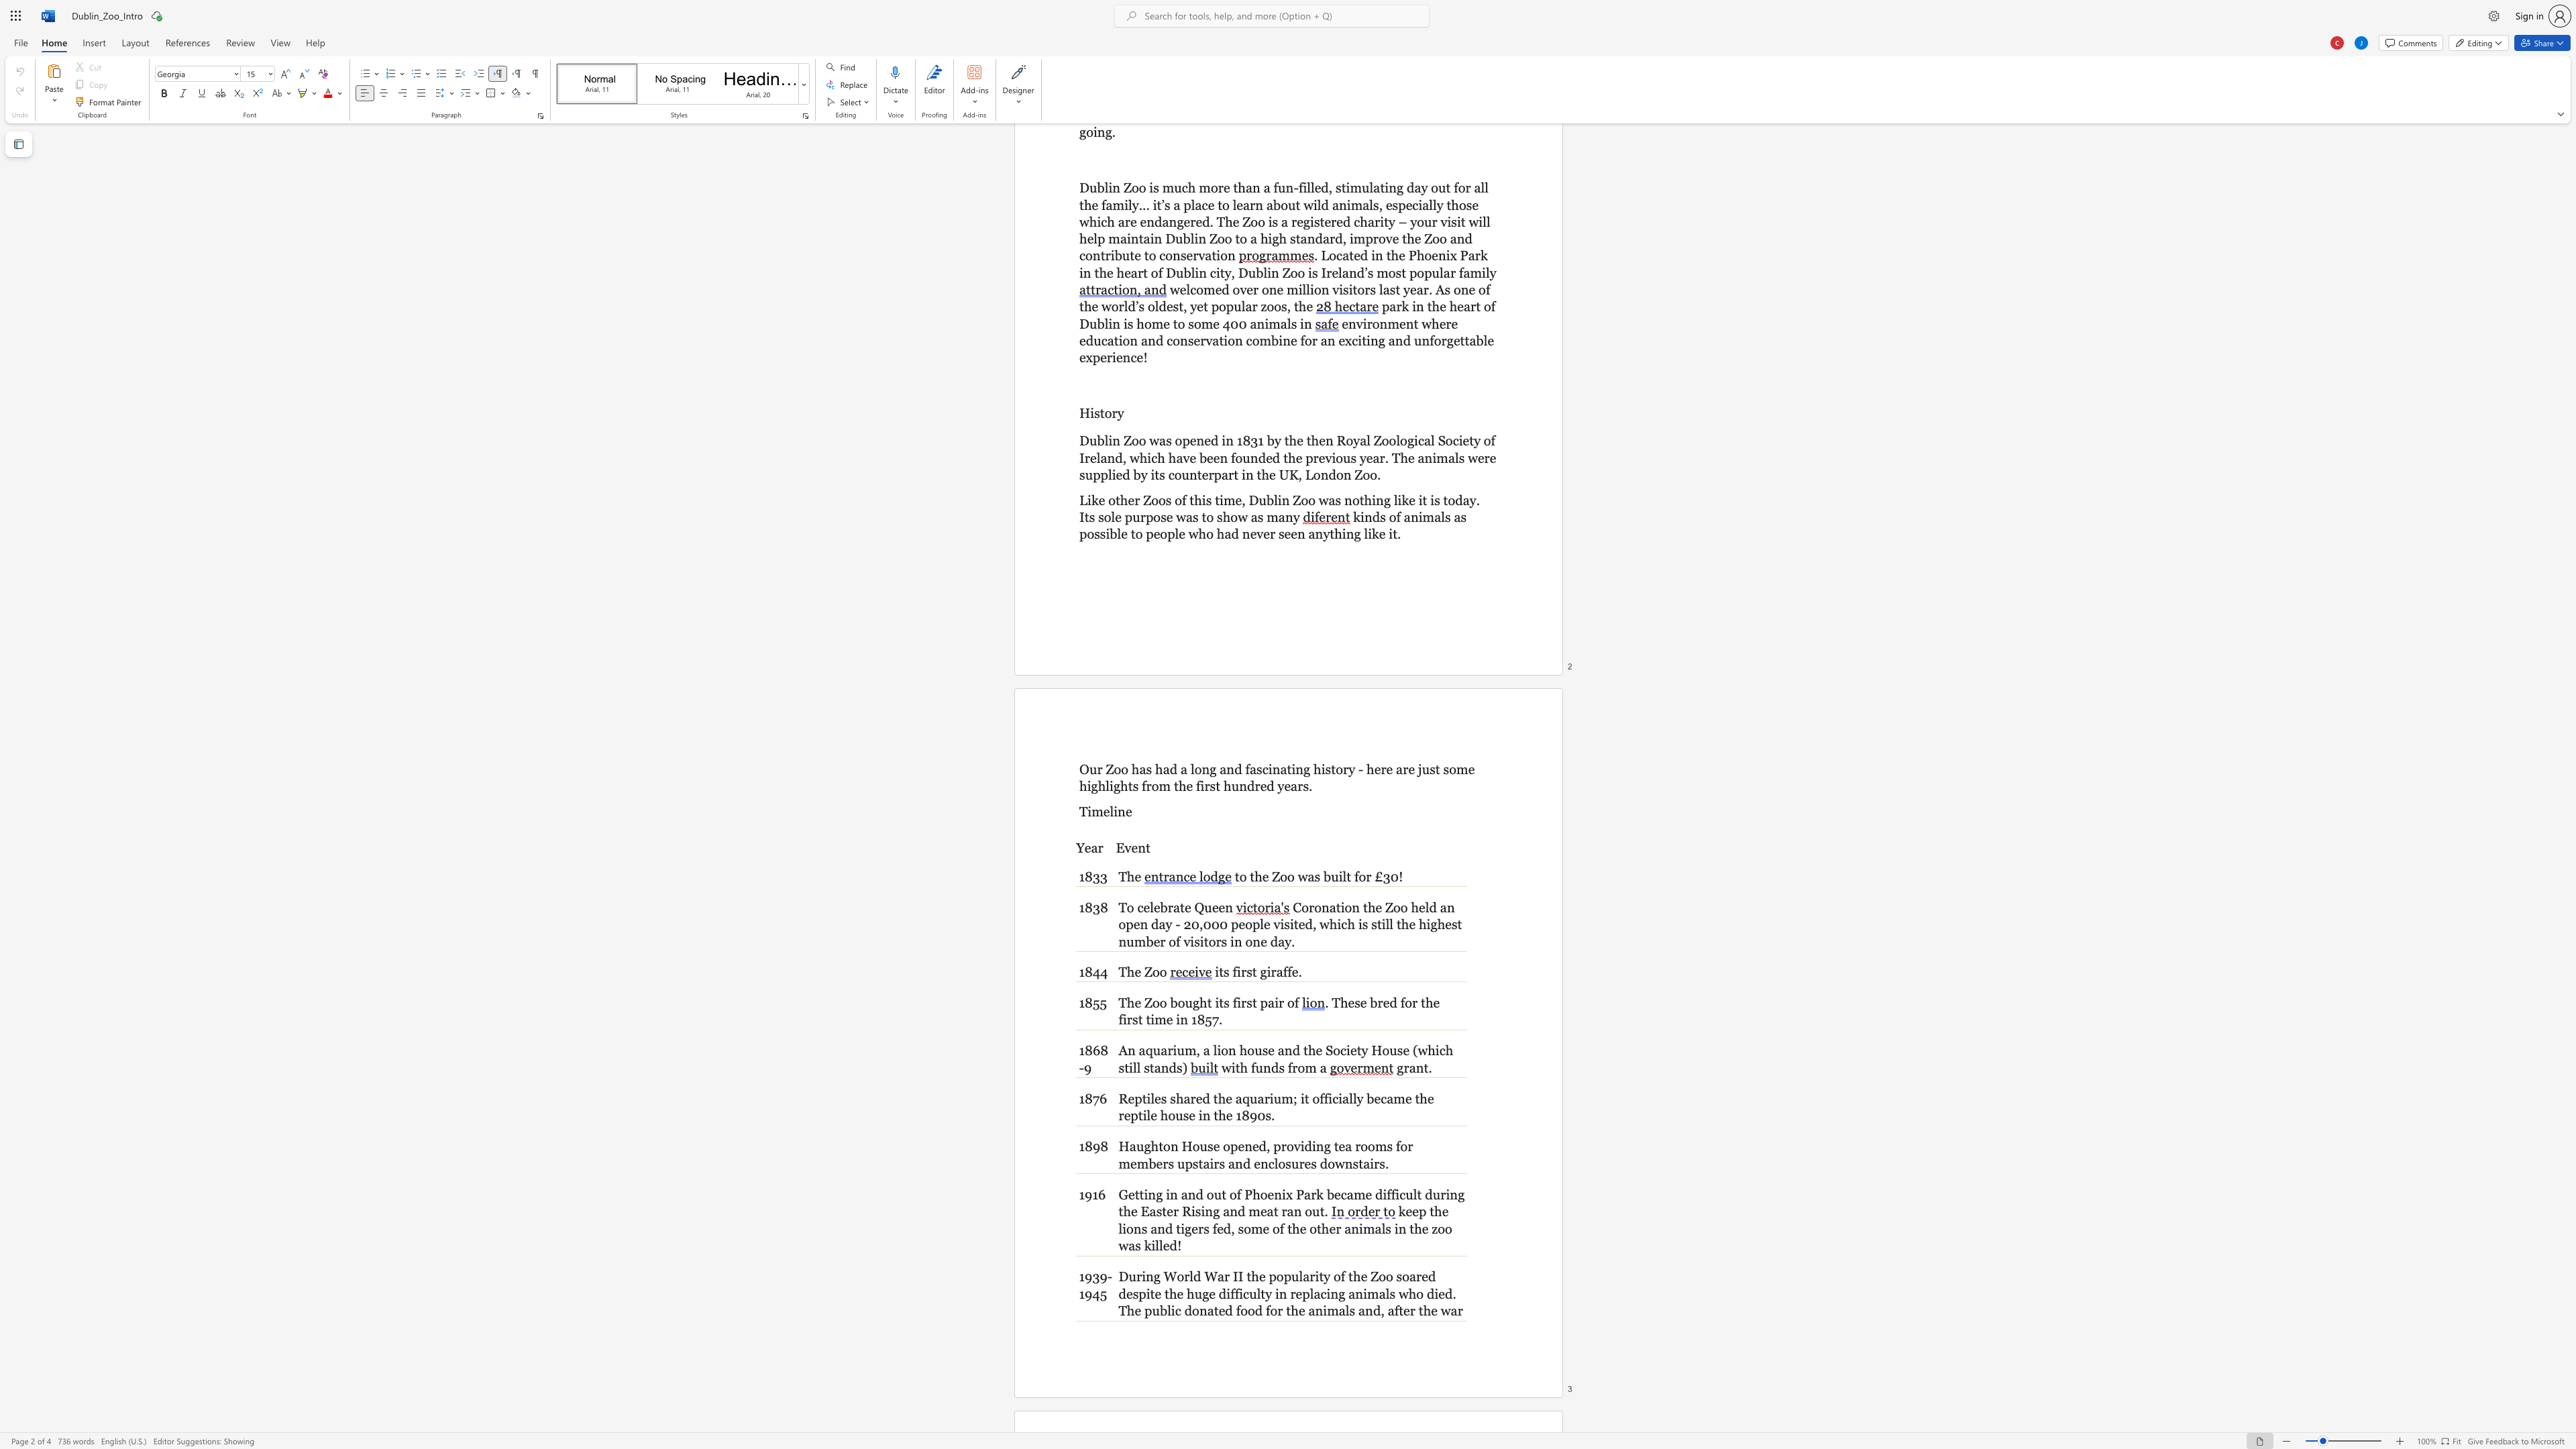  Describe the element at coordinates (1357, 1310) in the screenshot. I see `the subset text "and, after" within the text "for the animals and, after the war"` at that location.